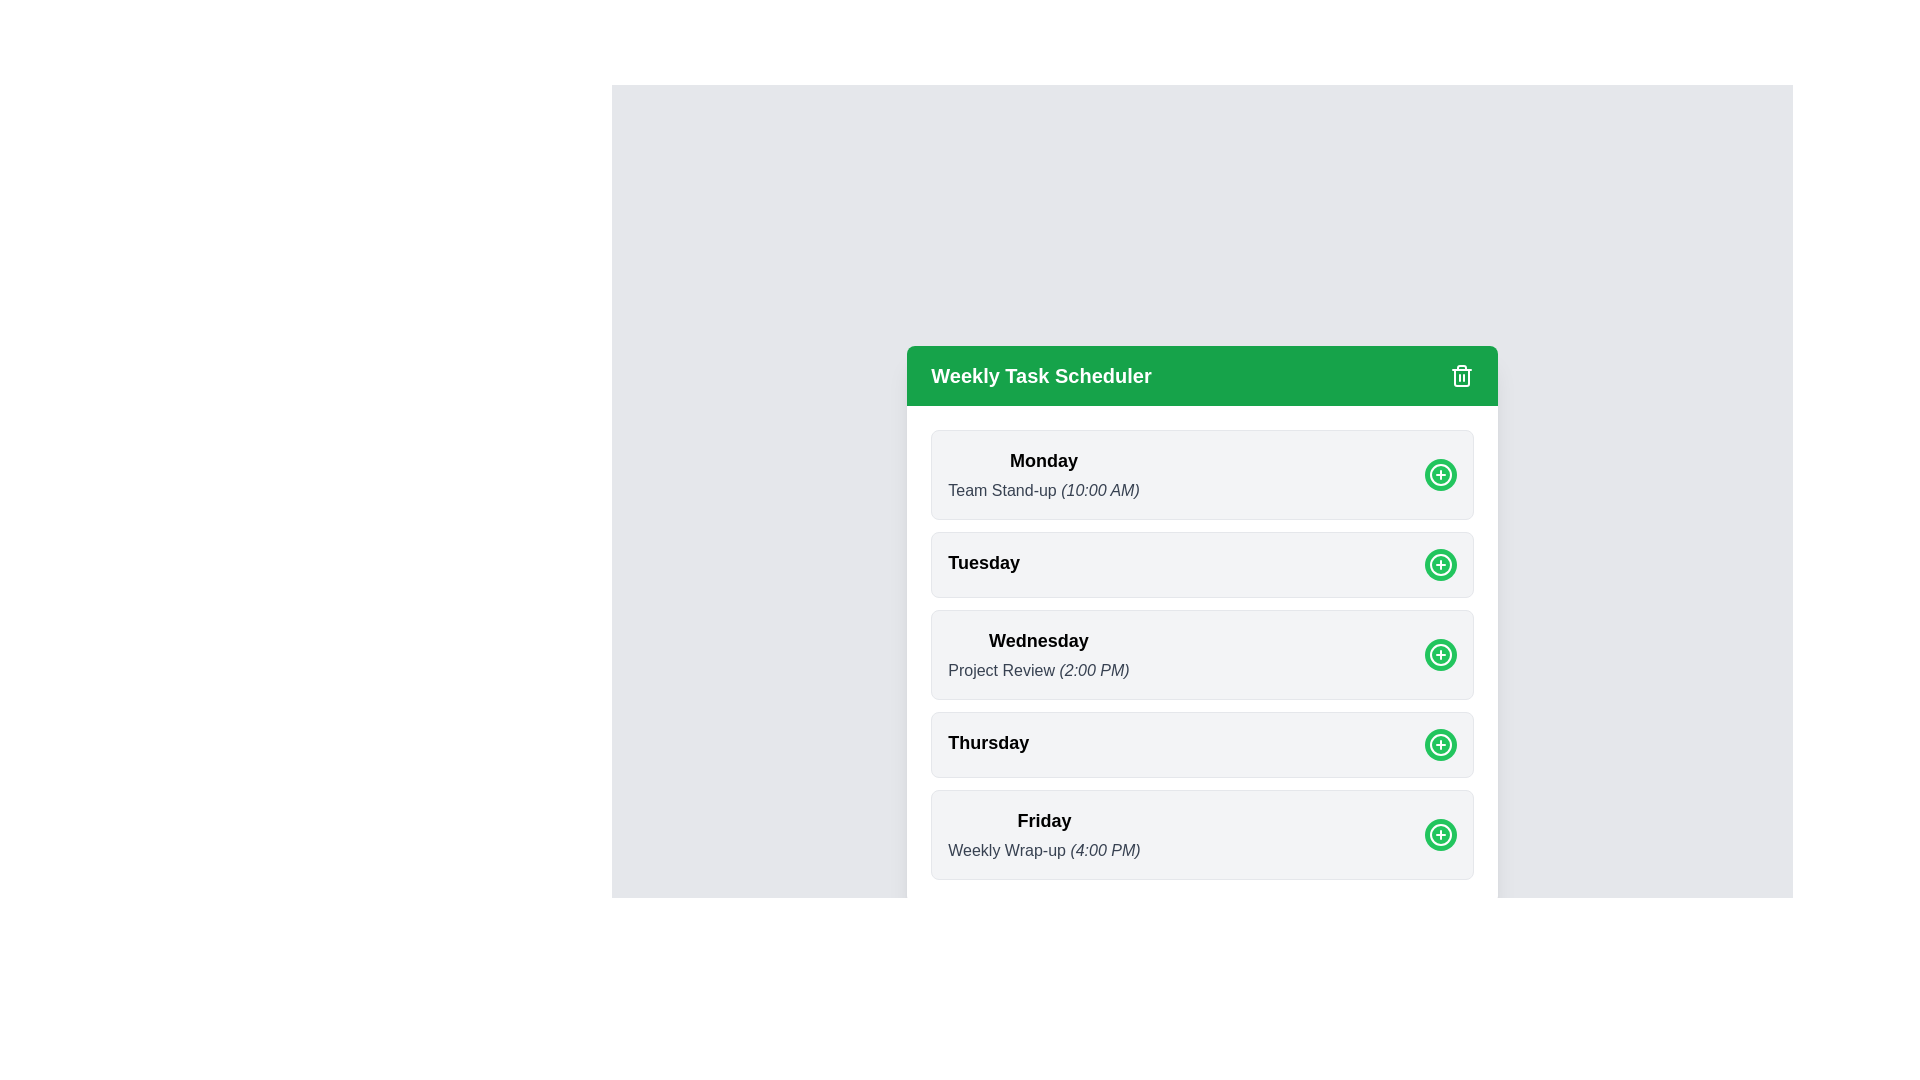 The height and width of the screenshot is (1080, 1920). Describe the element at coordinates (1461, 375) in the screenshot. I see `the trash icon in the header to close the Weekly Task Scheduler dialog` at that location.